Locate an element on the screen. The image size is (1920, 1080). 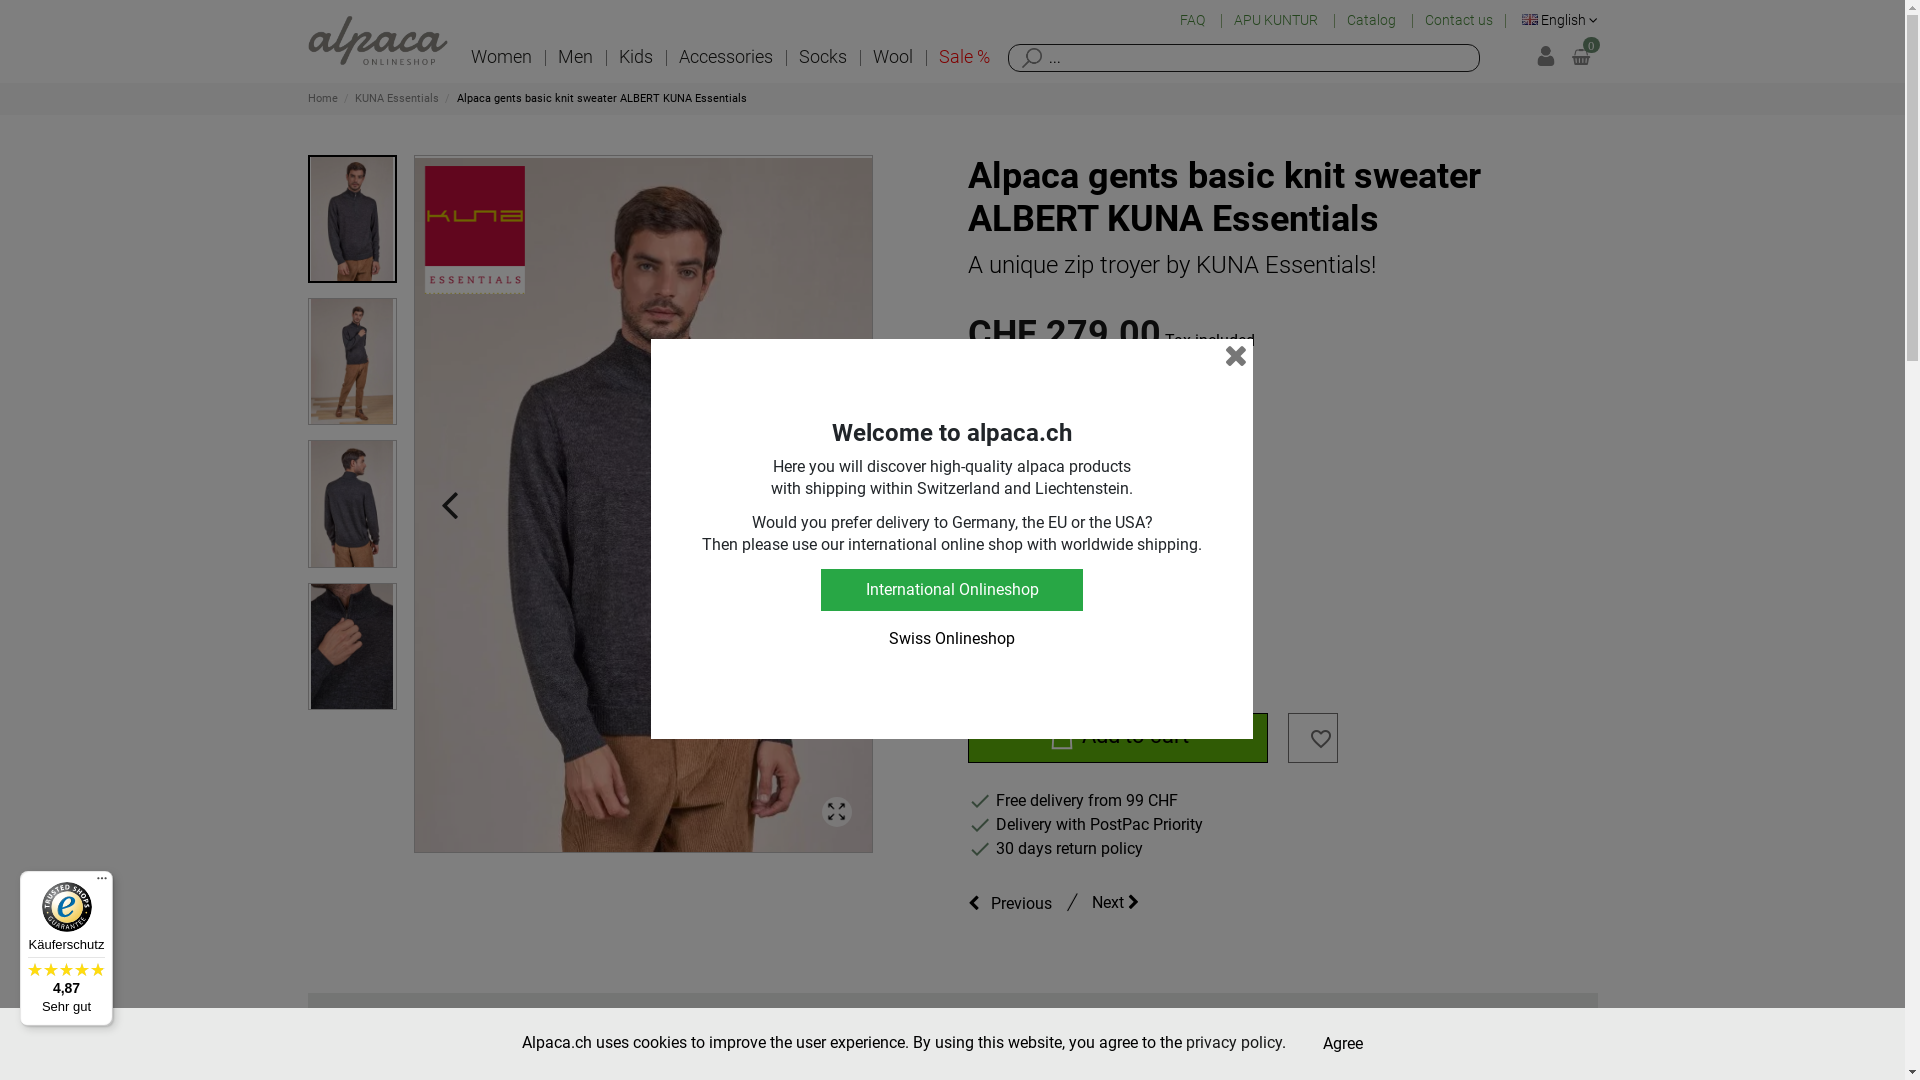
'Women' is located at coordinates (501, 56).